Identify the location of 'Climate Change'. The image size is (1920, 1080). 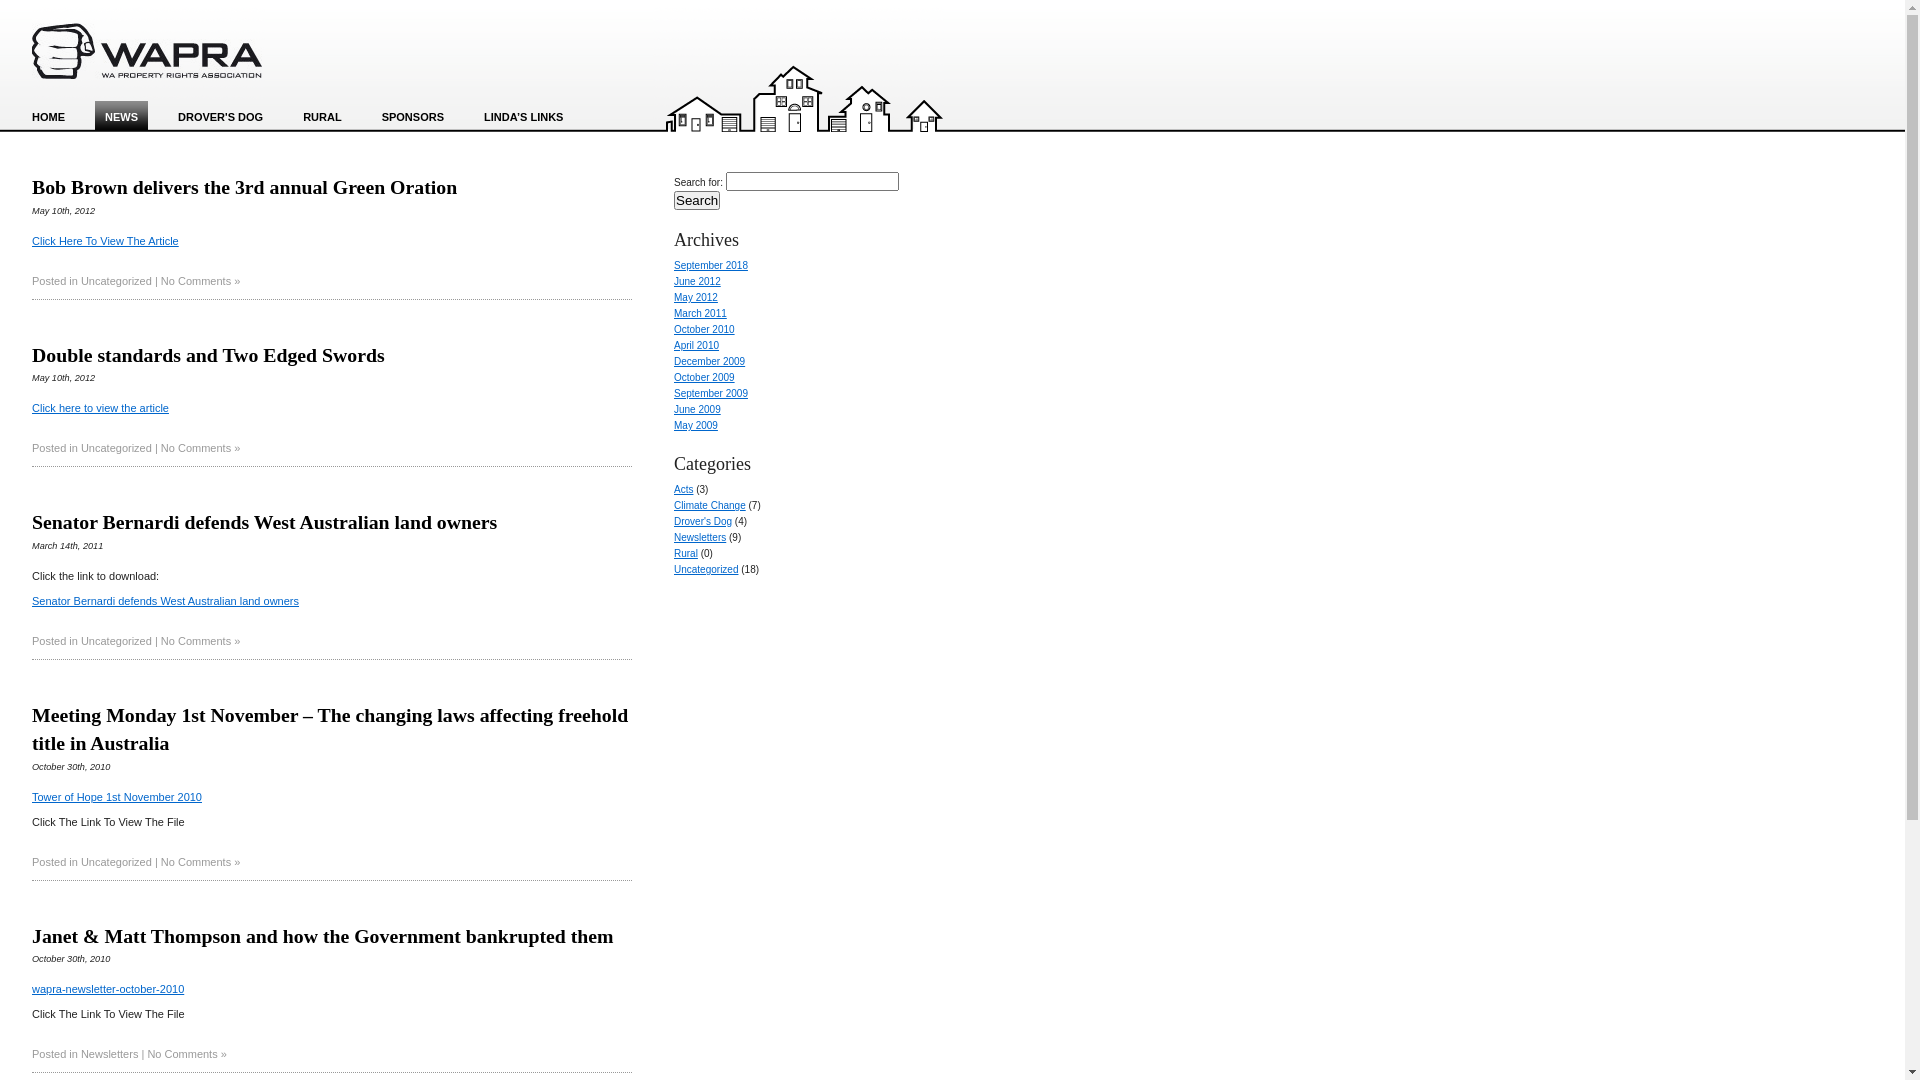
(710, 504).